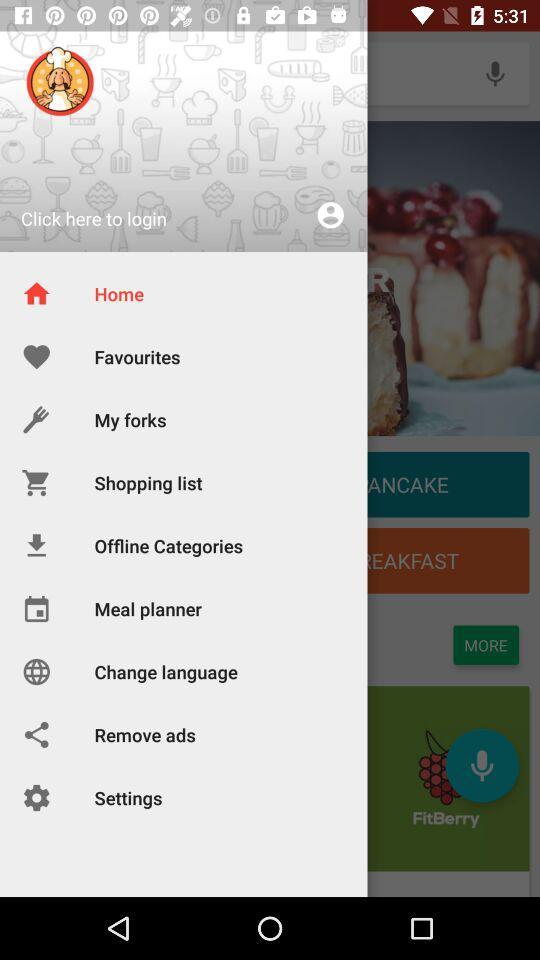  I want to click on the microphone icon, so click(481, 764).